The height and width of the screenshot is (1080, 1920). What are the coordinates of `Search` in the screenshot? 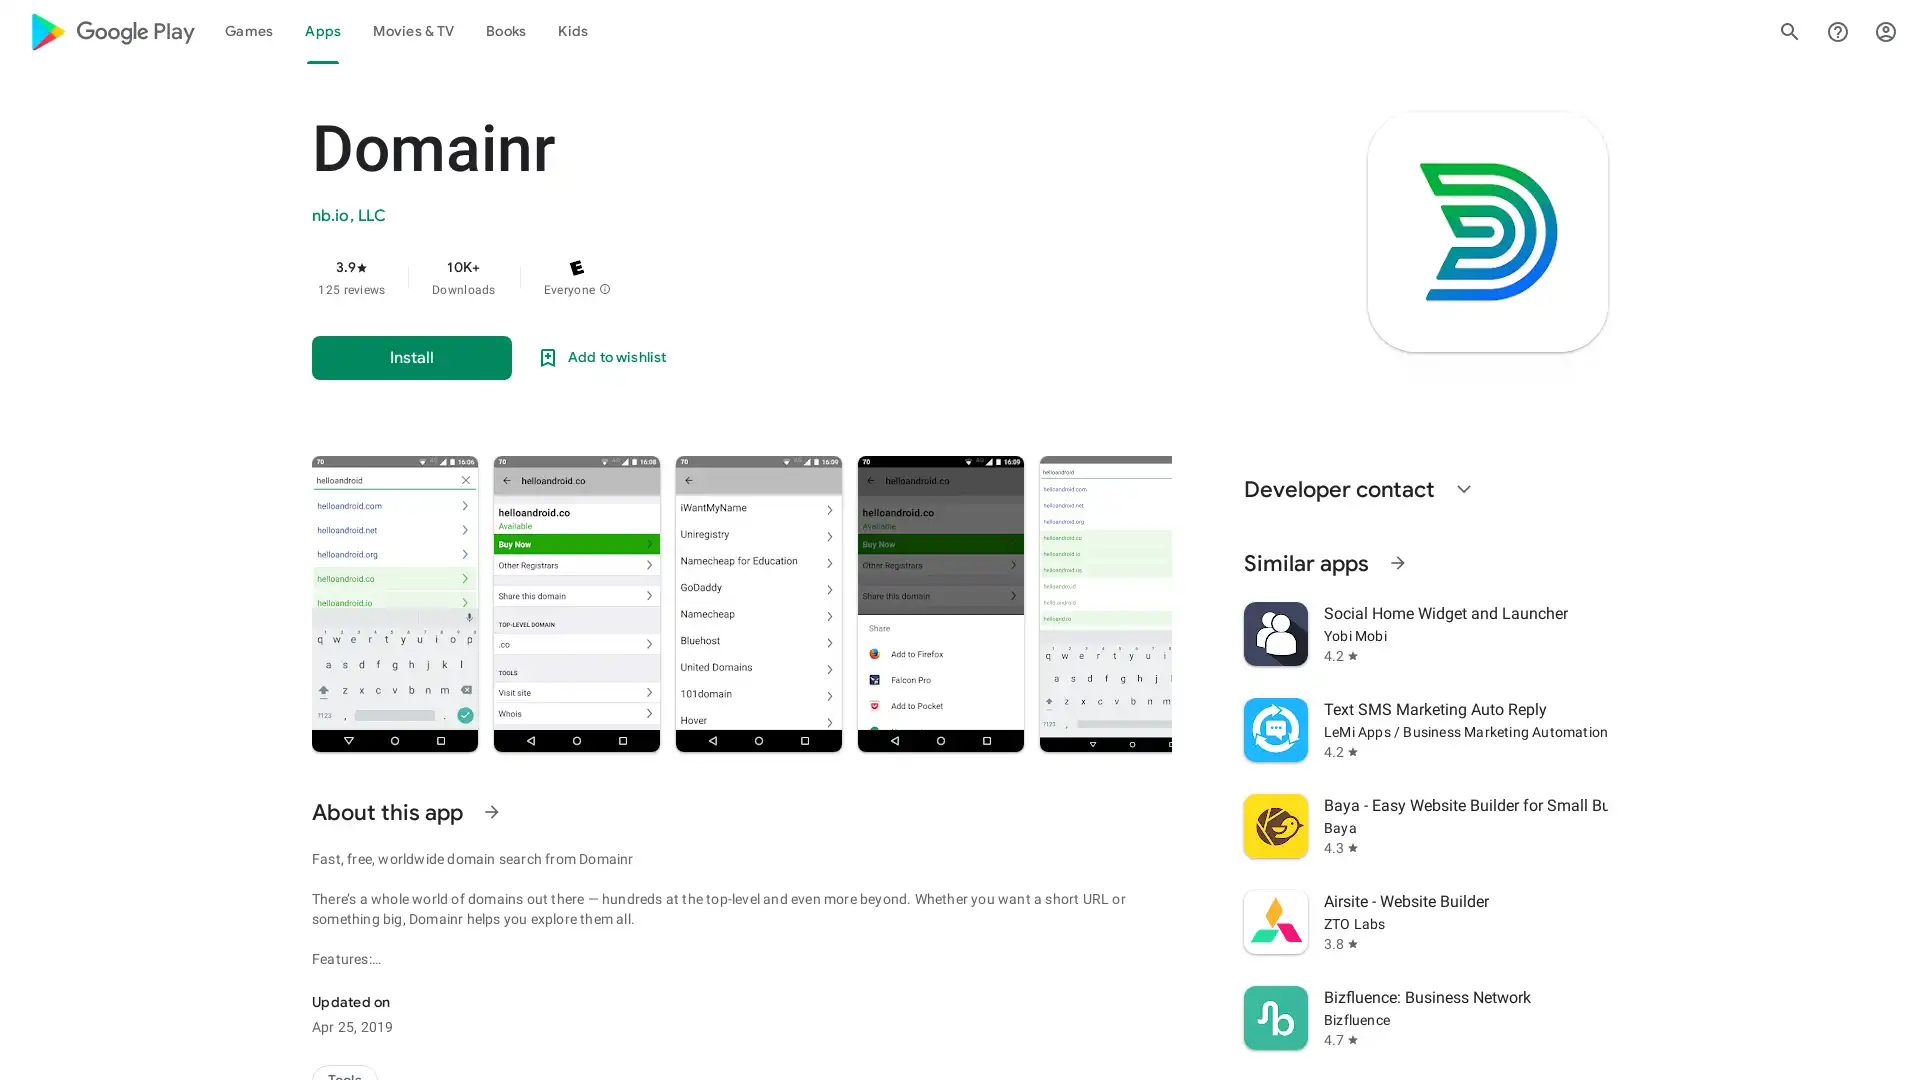 It's located at (1790, 31).